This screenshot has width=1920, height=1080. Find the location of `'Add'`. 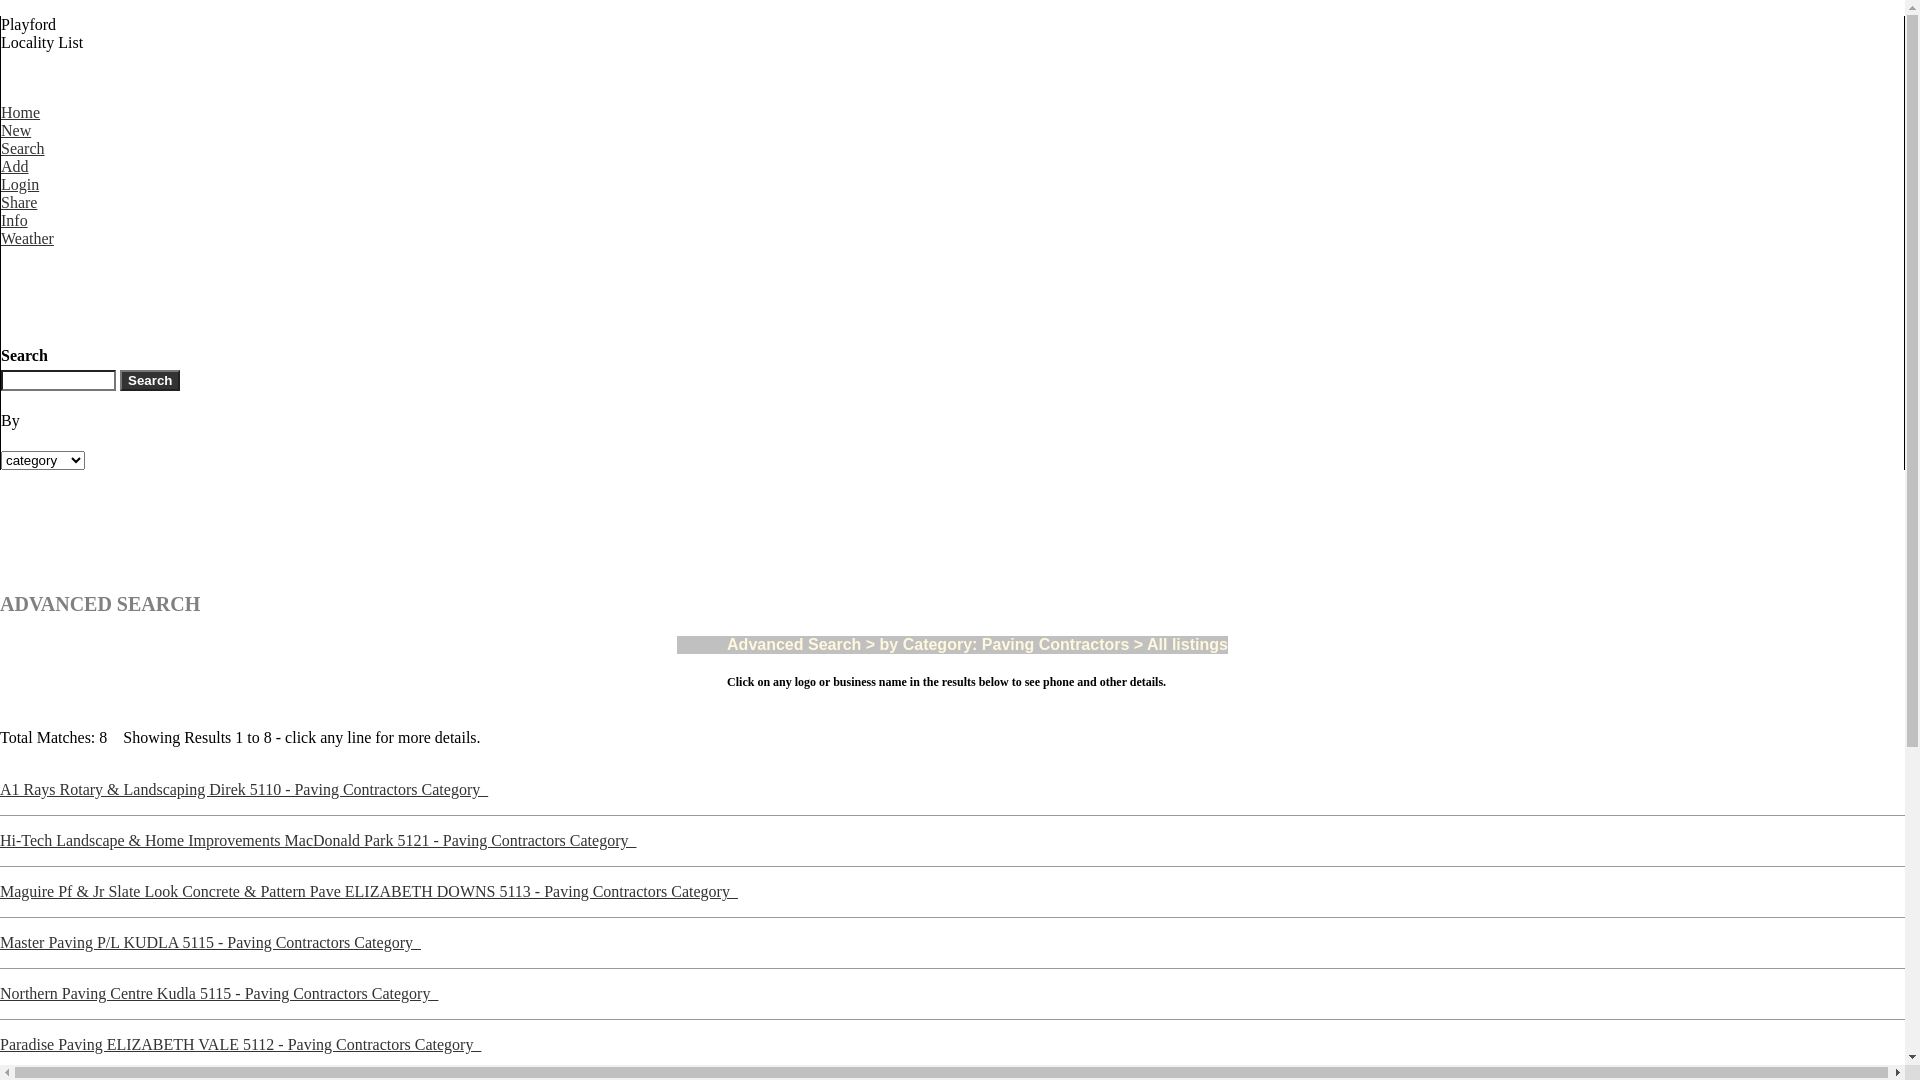

'Add' is located at coordinates (23, 174).